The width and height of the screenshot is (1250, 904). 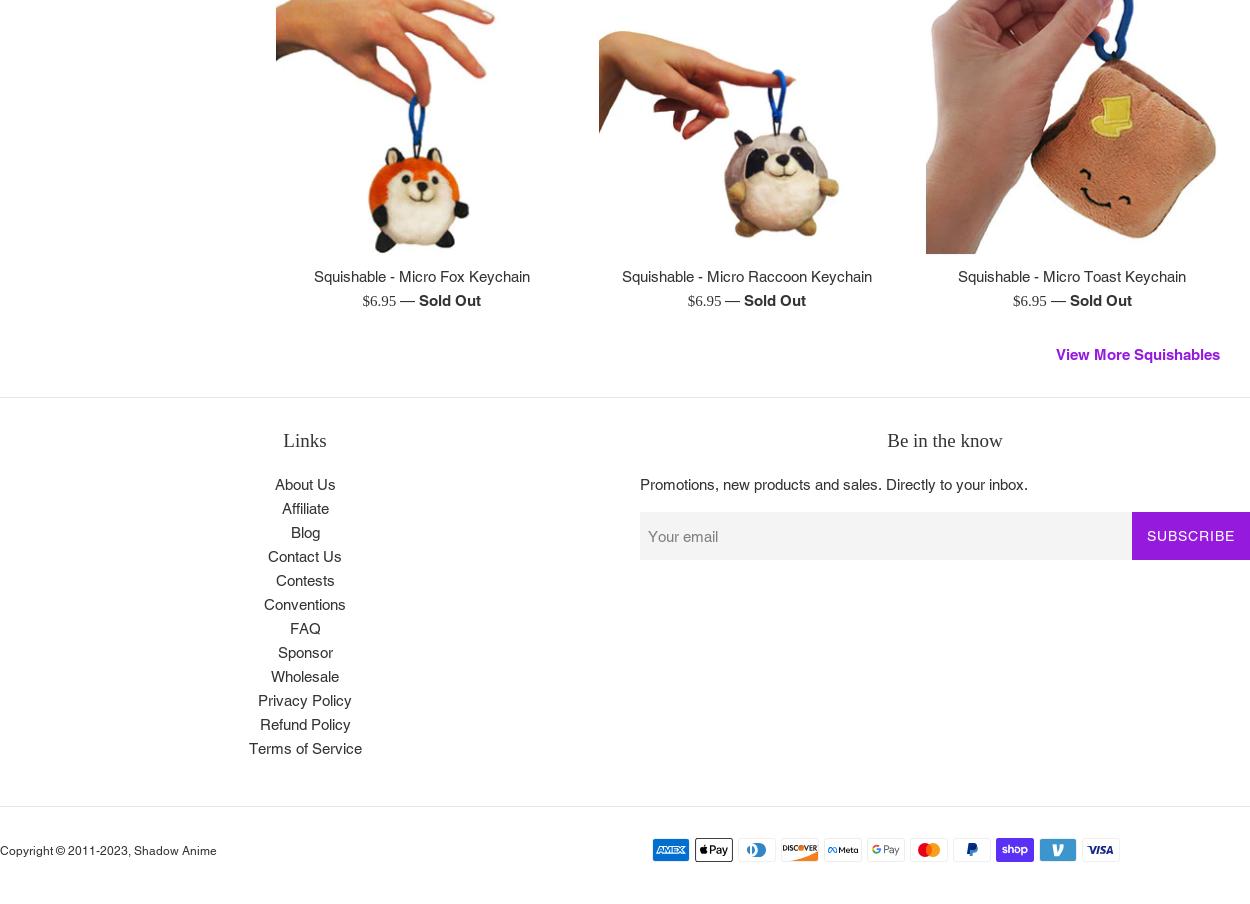 What do you see at coordinates (305, 556) in the screenshot?
I see `'Contact Us'` at bounding box center [305, 556].